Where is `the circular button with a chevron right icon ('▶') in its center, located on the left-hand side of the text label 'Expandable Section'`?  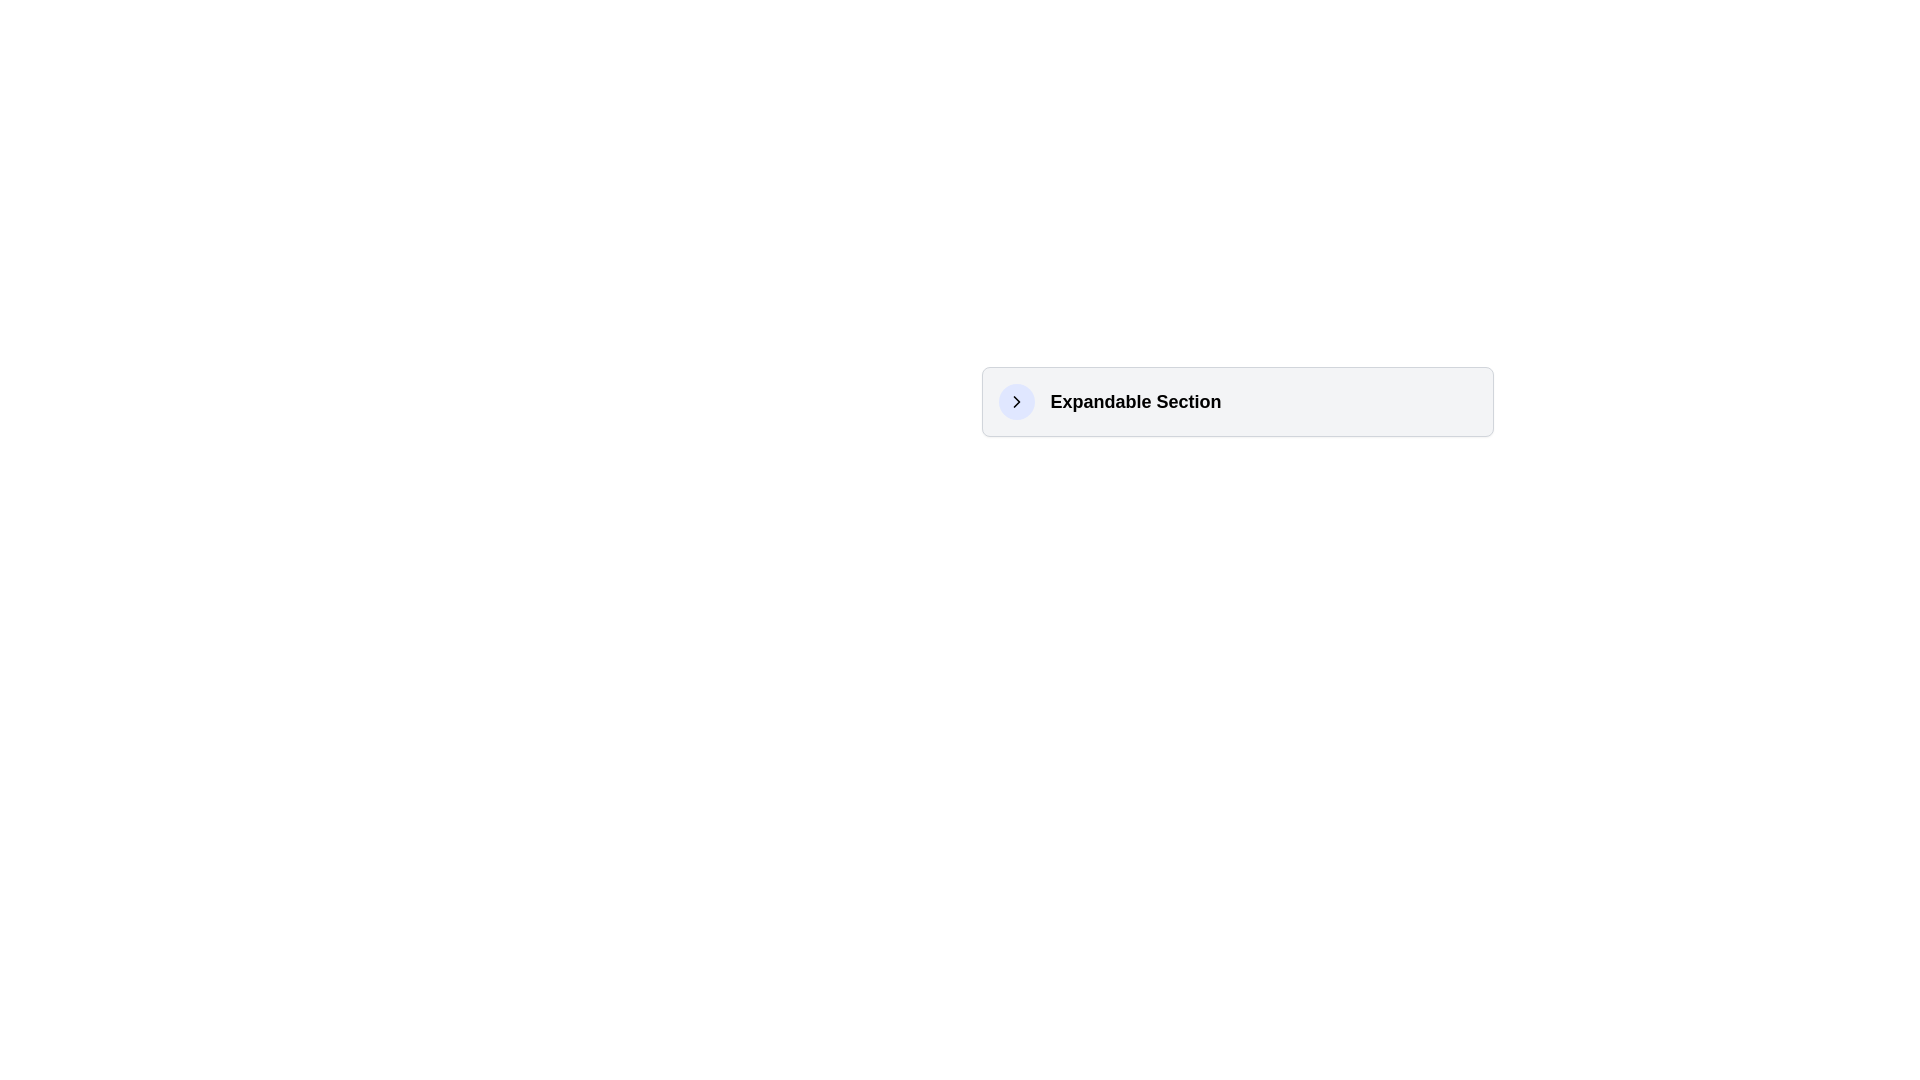
the circular button with a chevron right icon ('▶') in its center, located on the left-hand side of the text label 'Expandable Section' is located at coordinates (1016, 401).